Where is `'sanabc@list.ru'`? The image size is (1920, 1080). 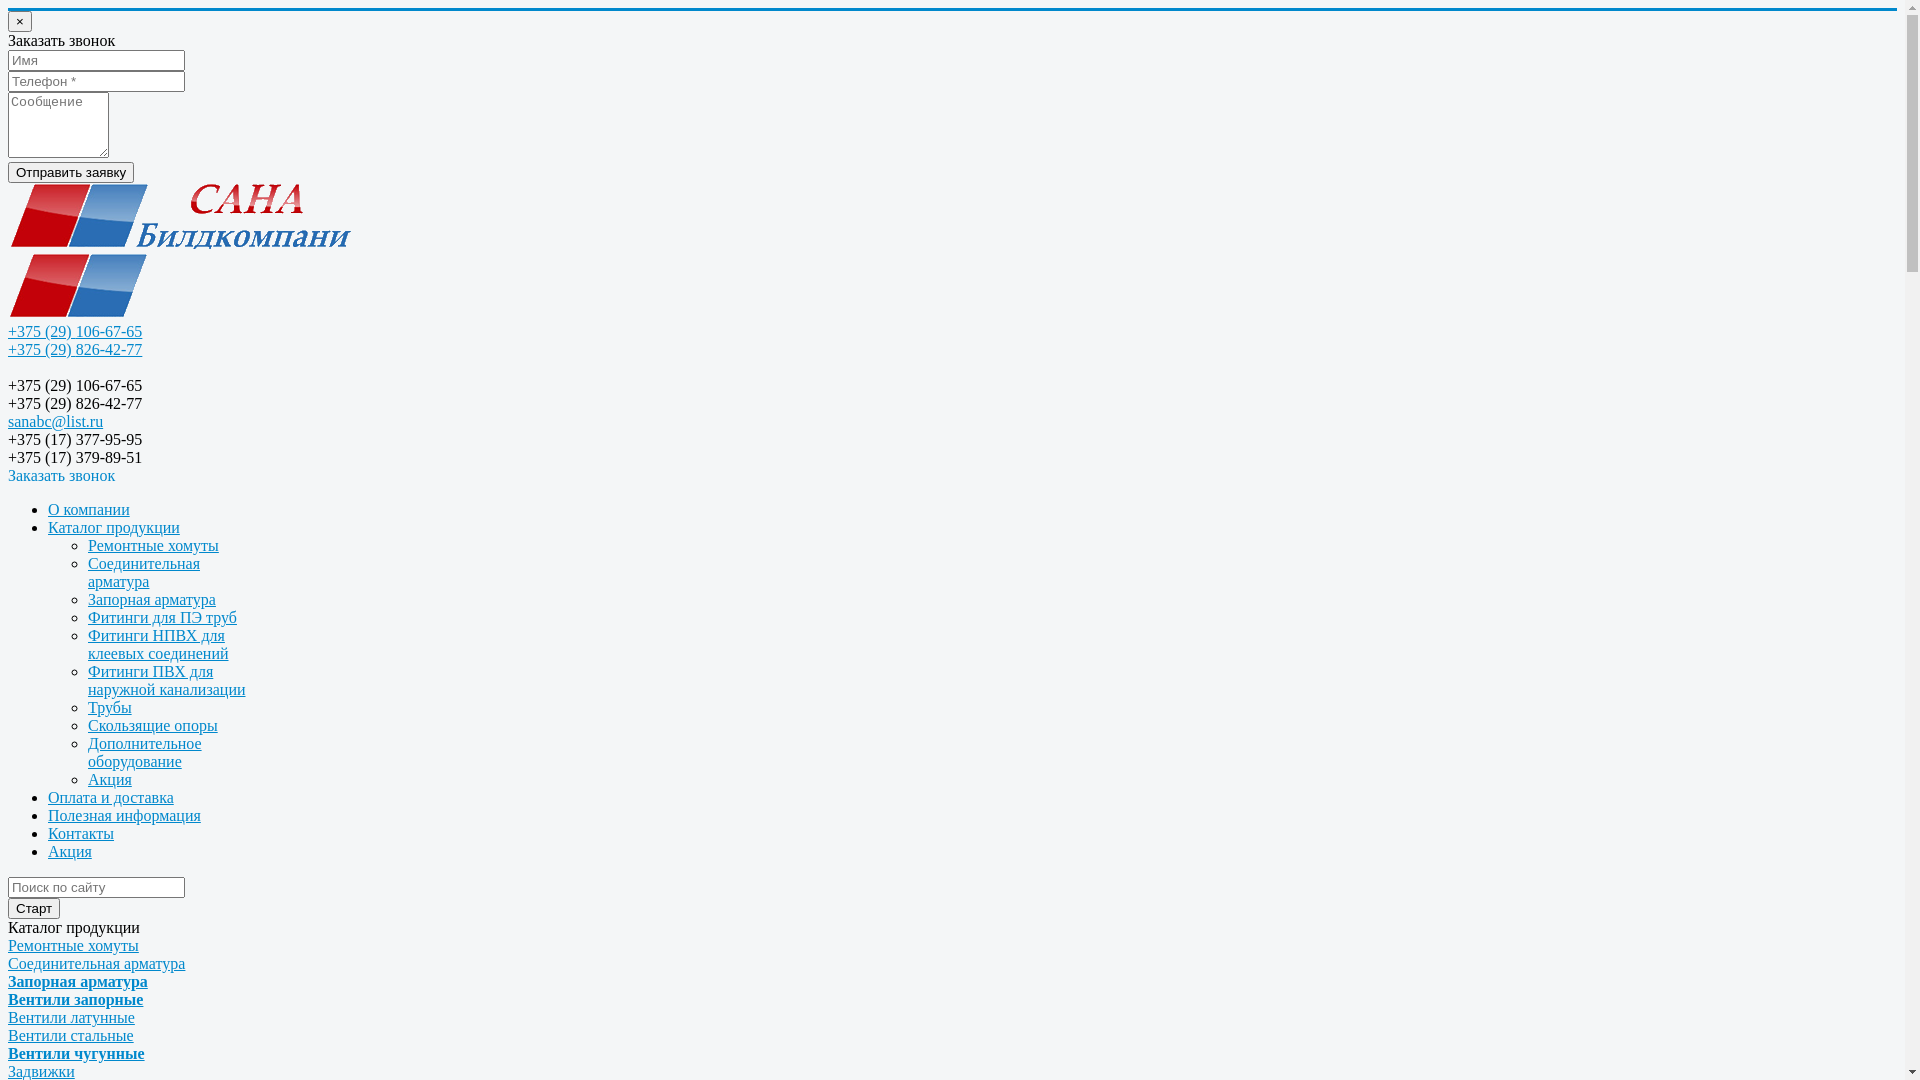
'sanabc@list.ru' is located at coordinates (55, 420).